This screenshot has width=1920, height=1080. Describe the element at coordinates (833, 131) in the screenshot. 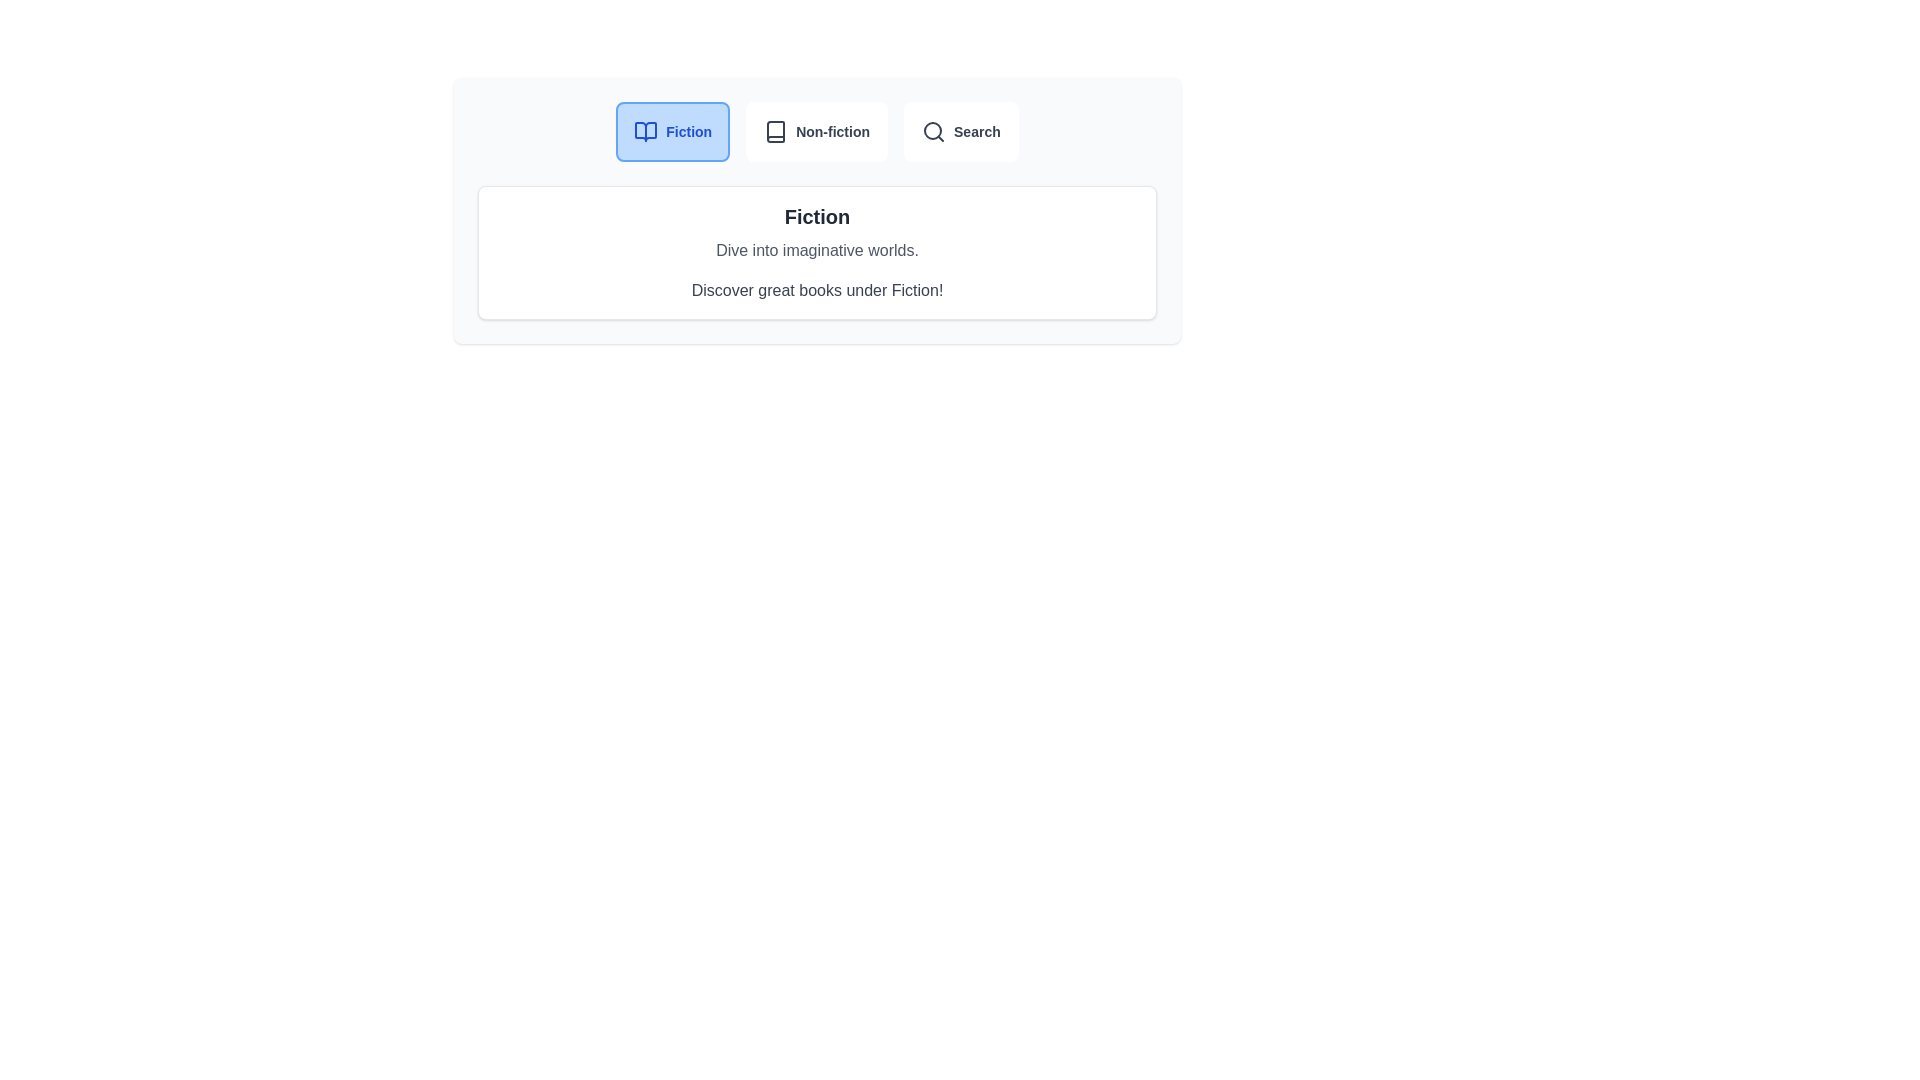

I see `the navigational label for non-fiction content located to the right of the 'Fiction' option in the navigation bar` at that location.